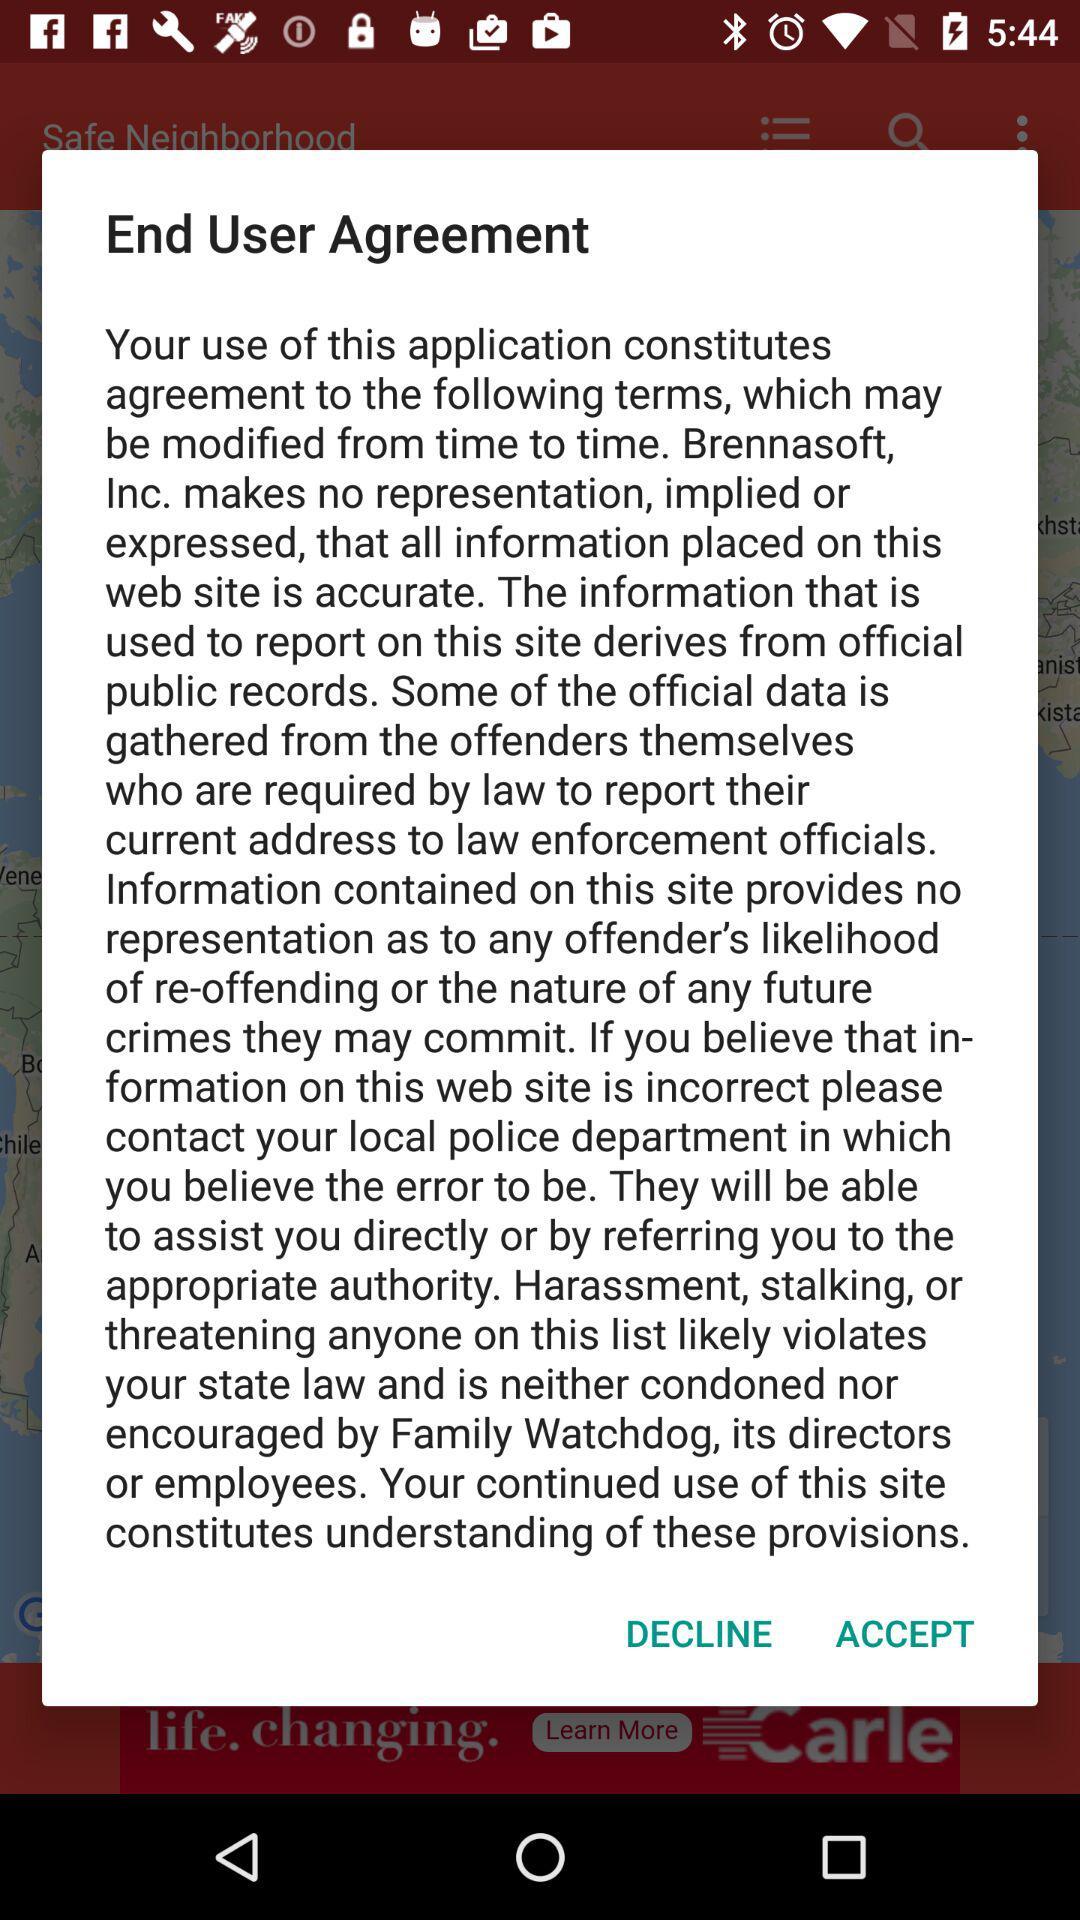  I want to click on the icon below the your use of, so click(905, 1632).